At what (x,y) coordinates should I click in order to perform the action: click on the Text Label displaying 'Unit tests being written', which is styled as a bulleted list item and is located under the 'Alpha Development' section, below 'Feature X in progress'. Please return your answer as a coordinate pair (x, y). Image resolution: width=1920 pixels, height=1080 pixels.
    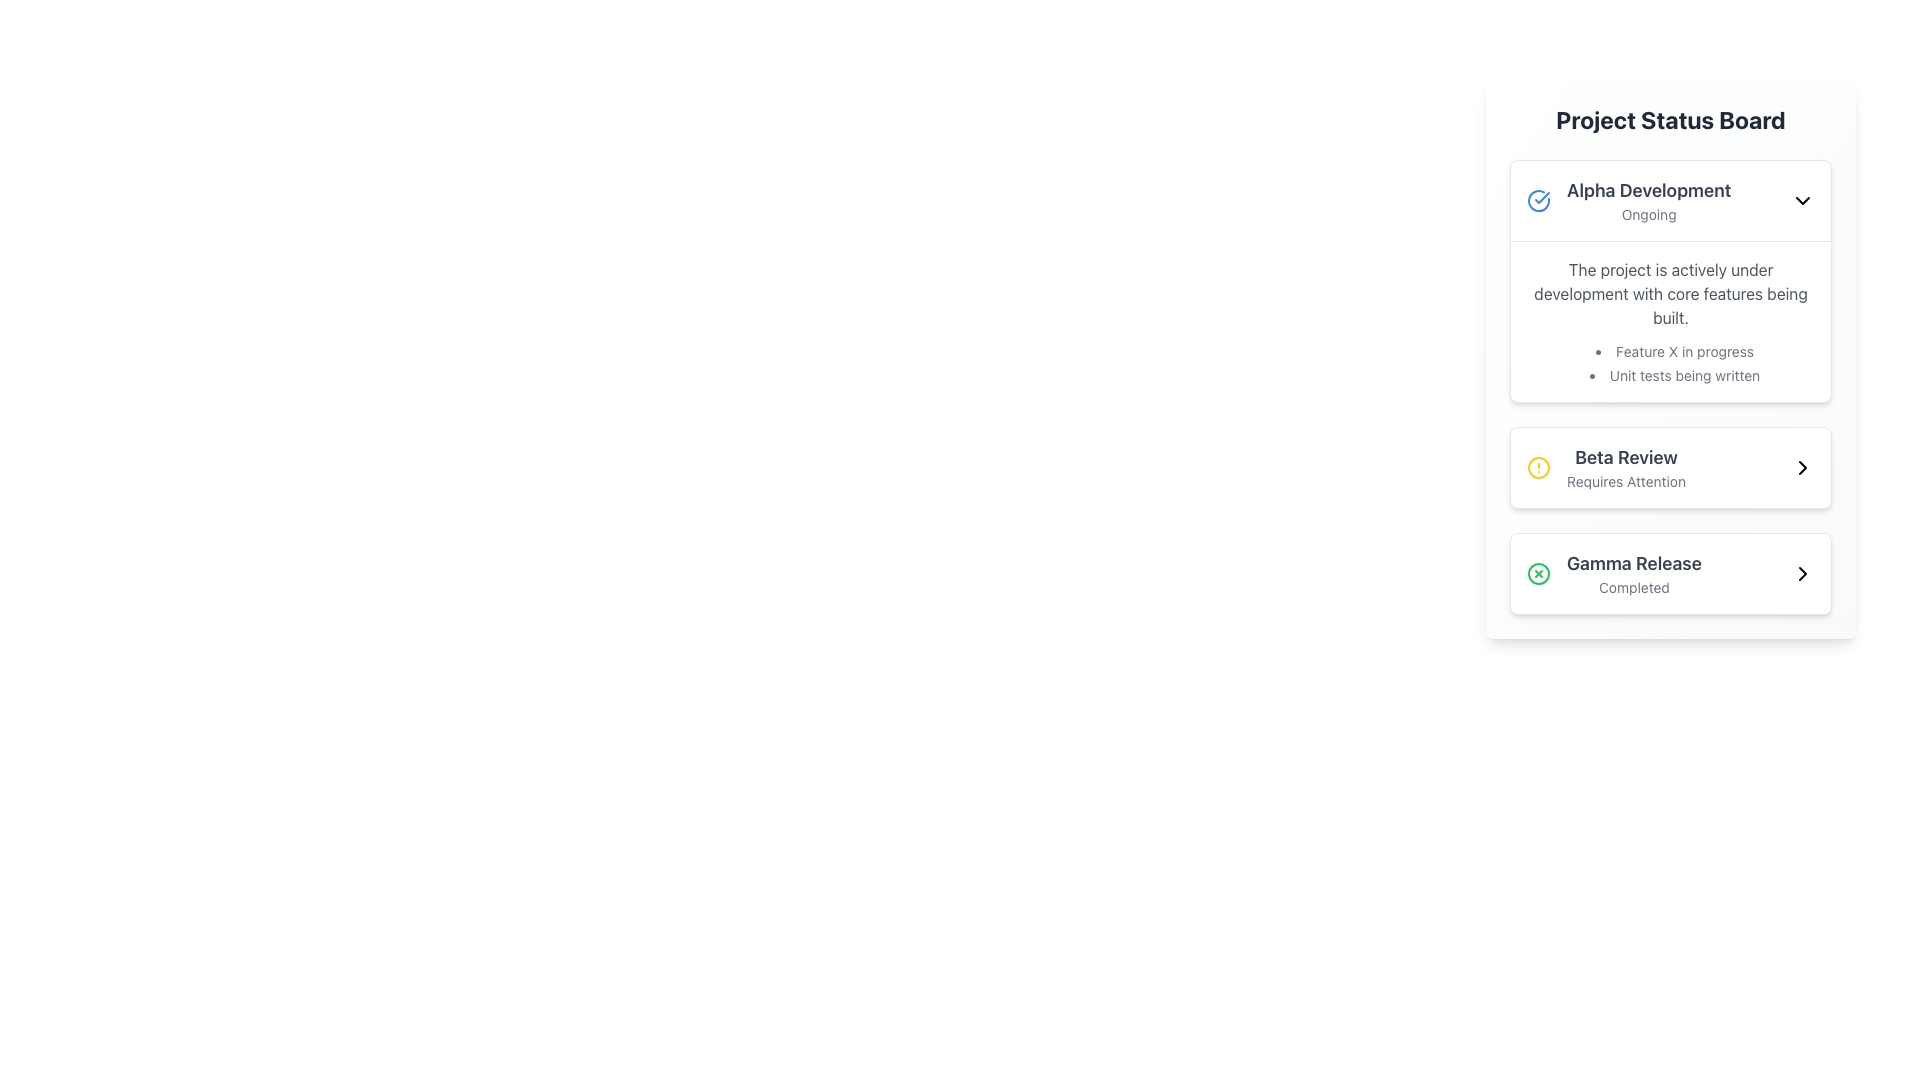
    Looking at the image, I should click on (1675, 375).